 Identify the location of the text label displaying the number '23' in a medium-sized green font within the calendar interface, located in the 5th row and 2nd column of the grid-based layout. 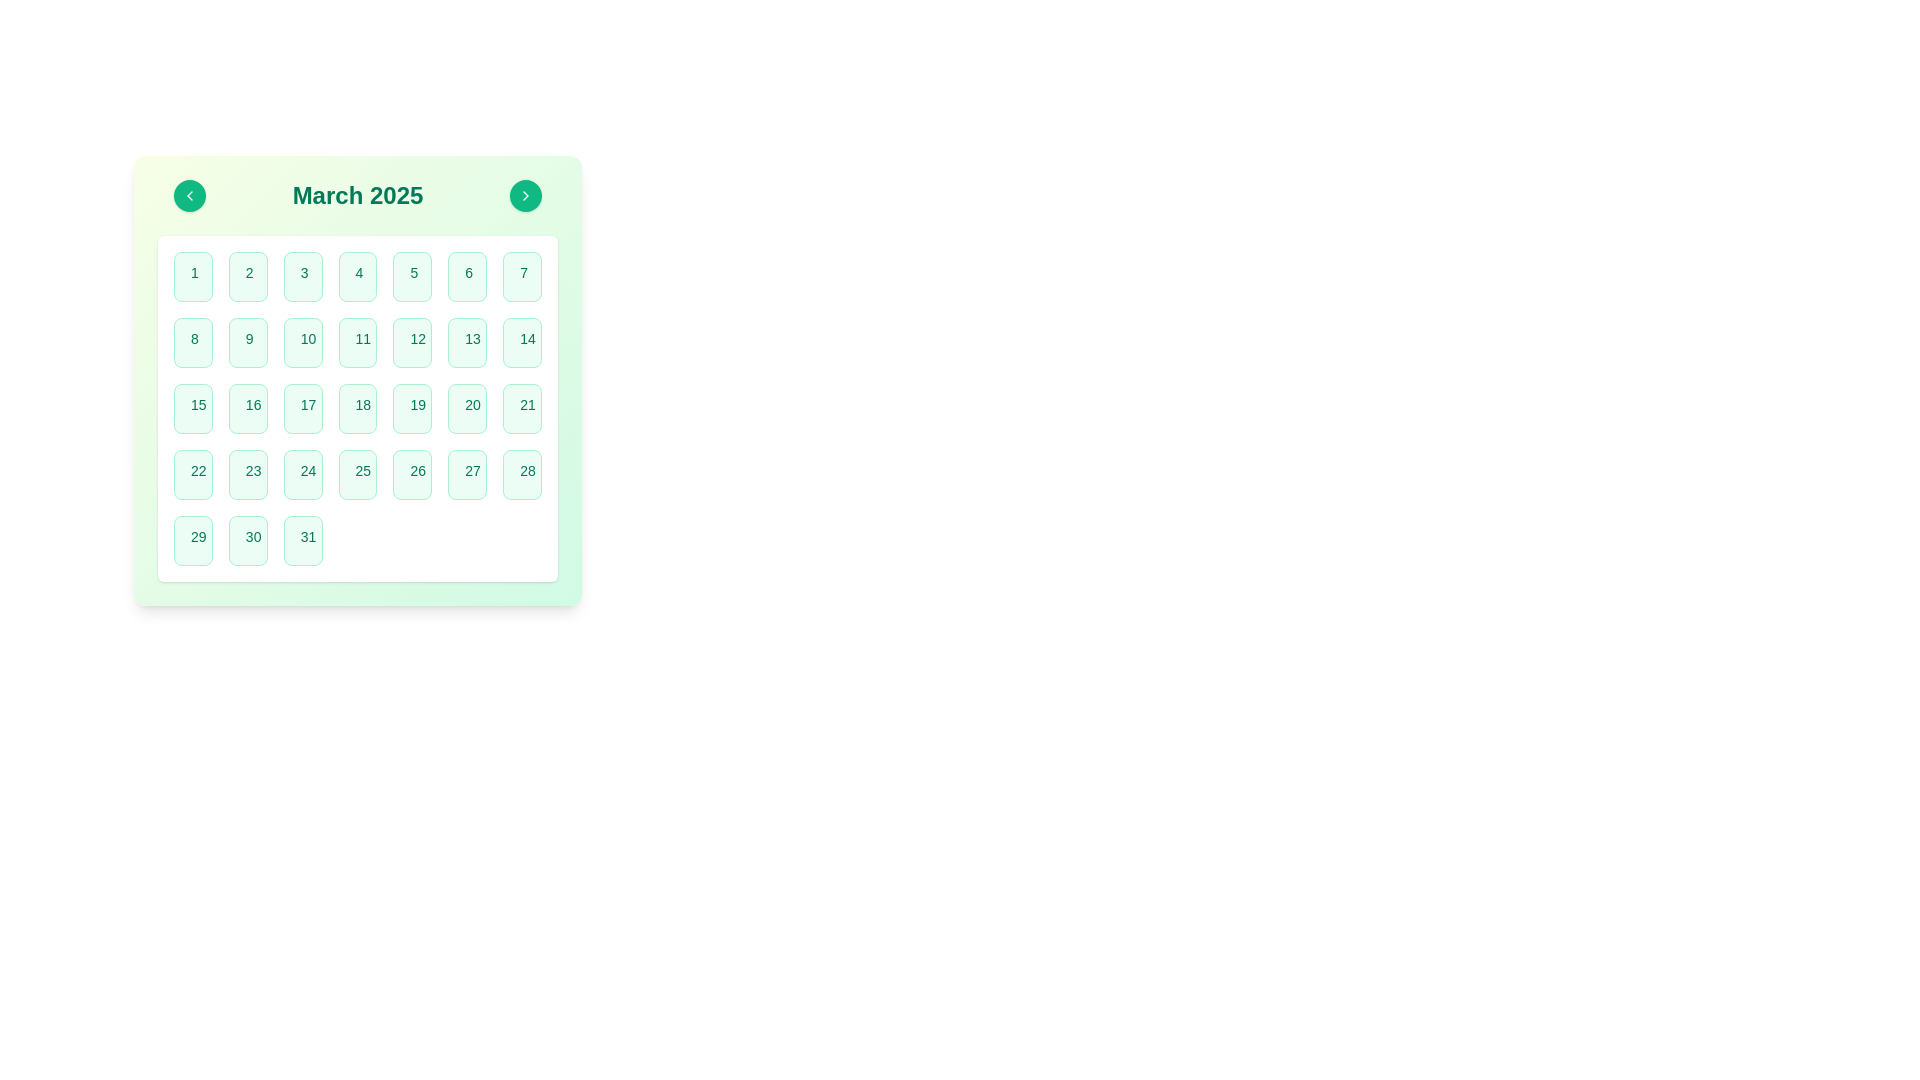
(252, 470).